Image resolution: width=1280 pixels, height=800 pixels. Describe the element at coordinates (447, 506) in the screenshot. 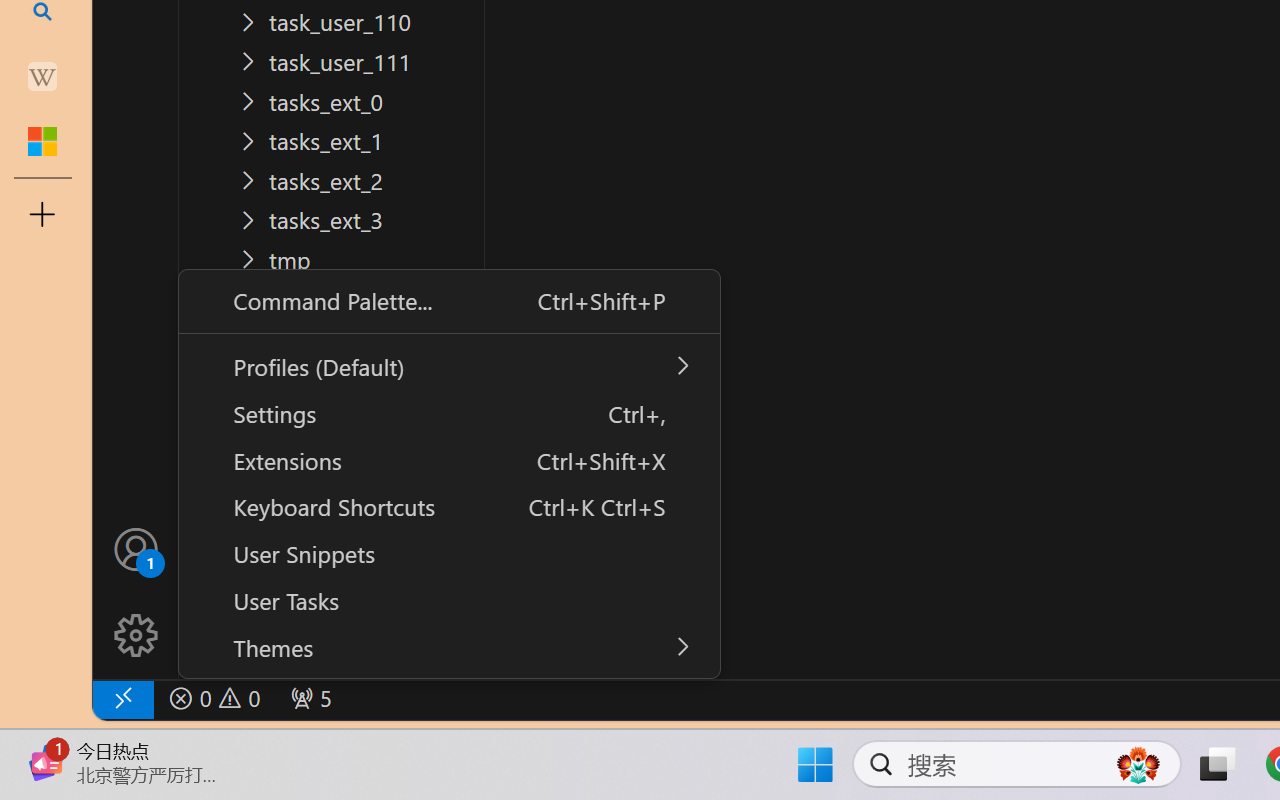

I see `'Keyboard Shortcuts Ctrl+K Ctrl+S'` at that location.